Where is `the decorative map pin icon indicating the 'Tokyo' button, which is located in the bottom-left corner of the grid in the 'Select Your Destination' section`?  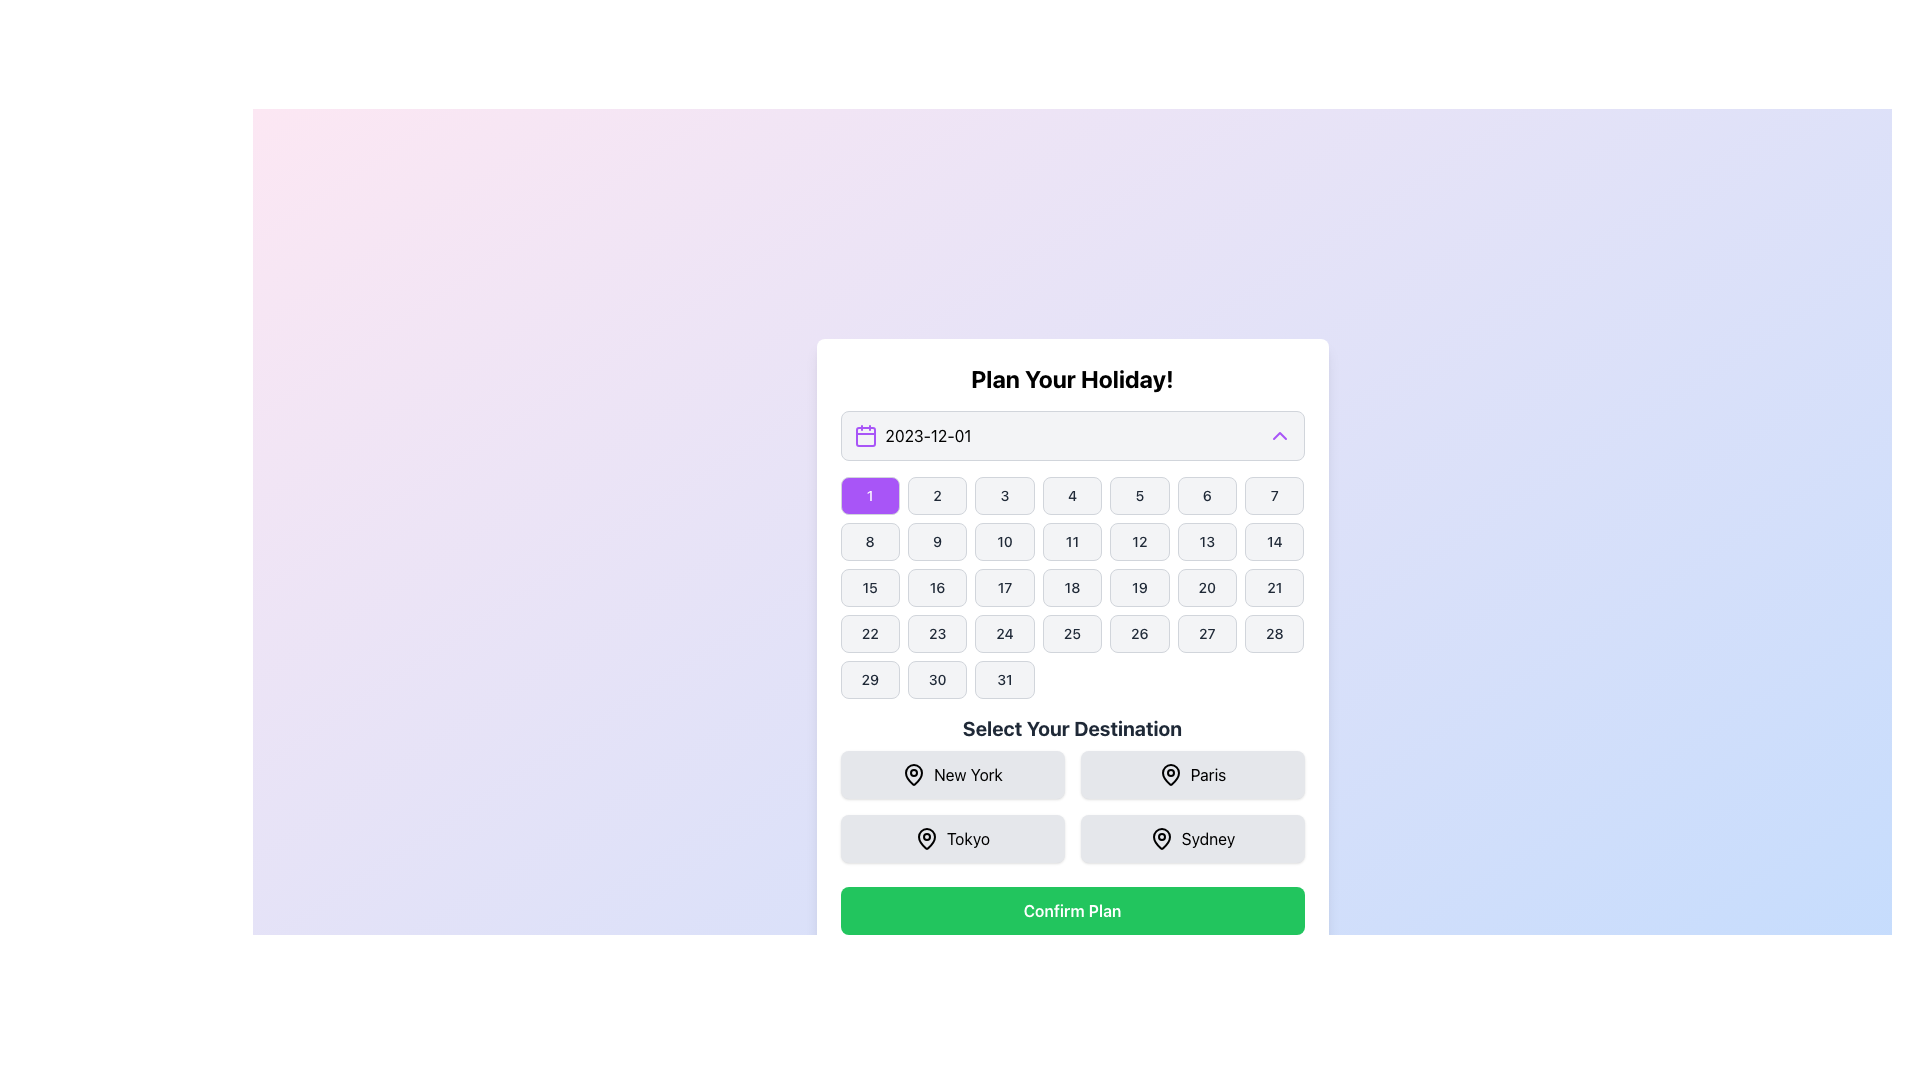
the decorative map pin icon indicating the 'Tokyo' button, which is located in the bottom-left corner of the grid in the 'Select Your Destination' section is located at coordinates (925, 839).